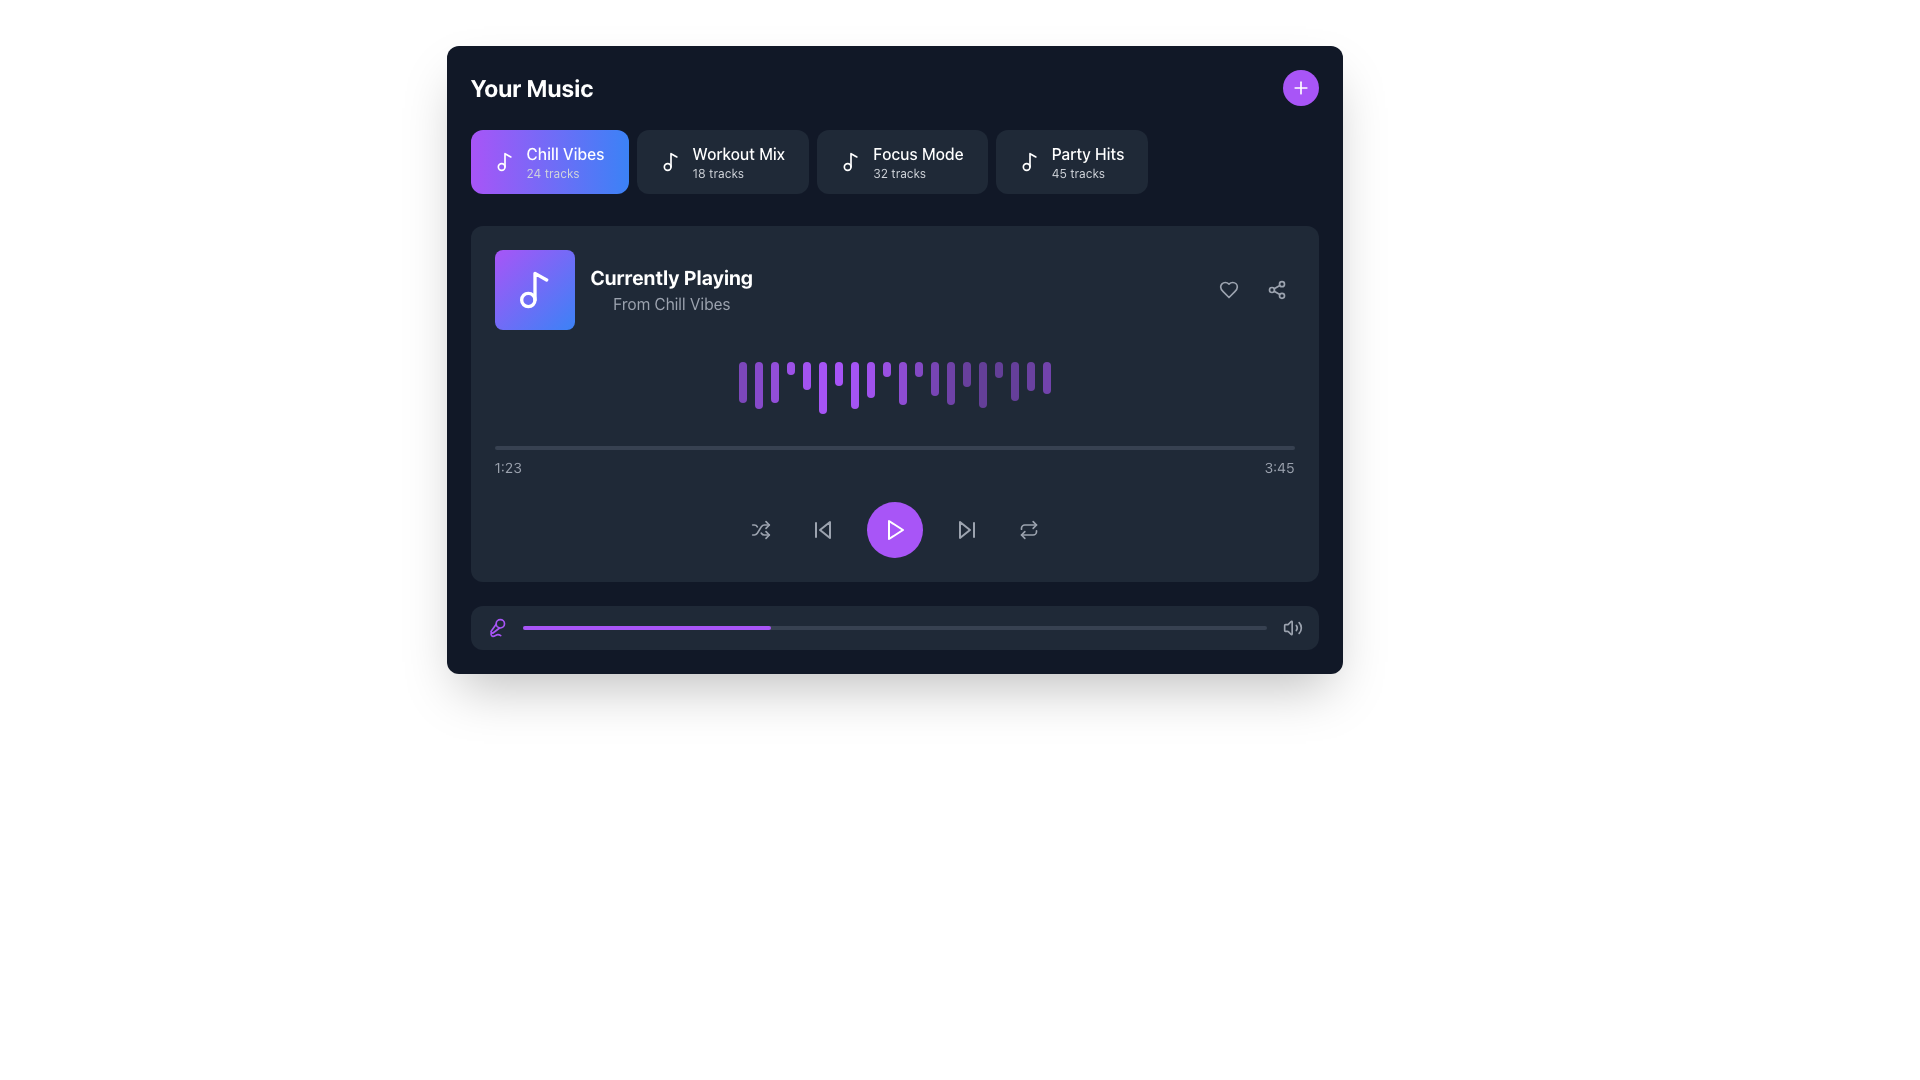 The width and height of the screenshot is (1920, 1080). What do you see at coordinates (822, 388) in the screenshot?
I see `the sixth visual waveform bar in the music playback interface, which represents the dynamic audio visualization of the currently playing track` at bounding box center [822, 388].